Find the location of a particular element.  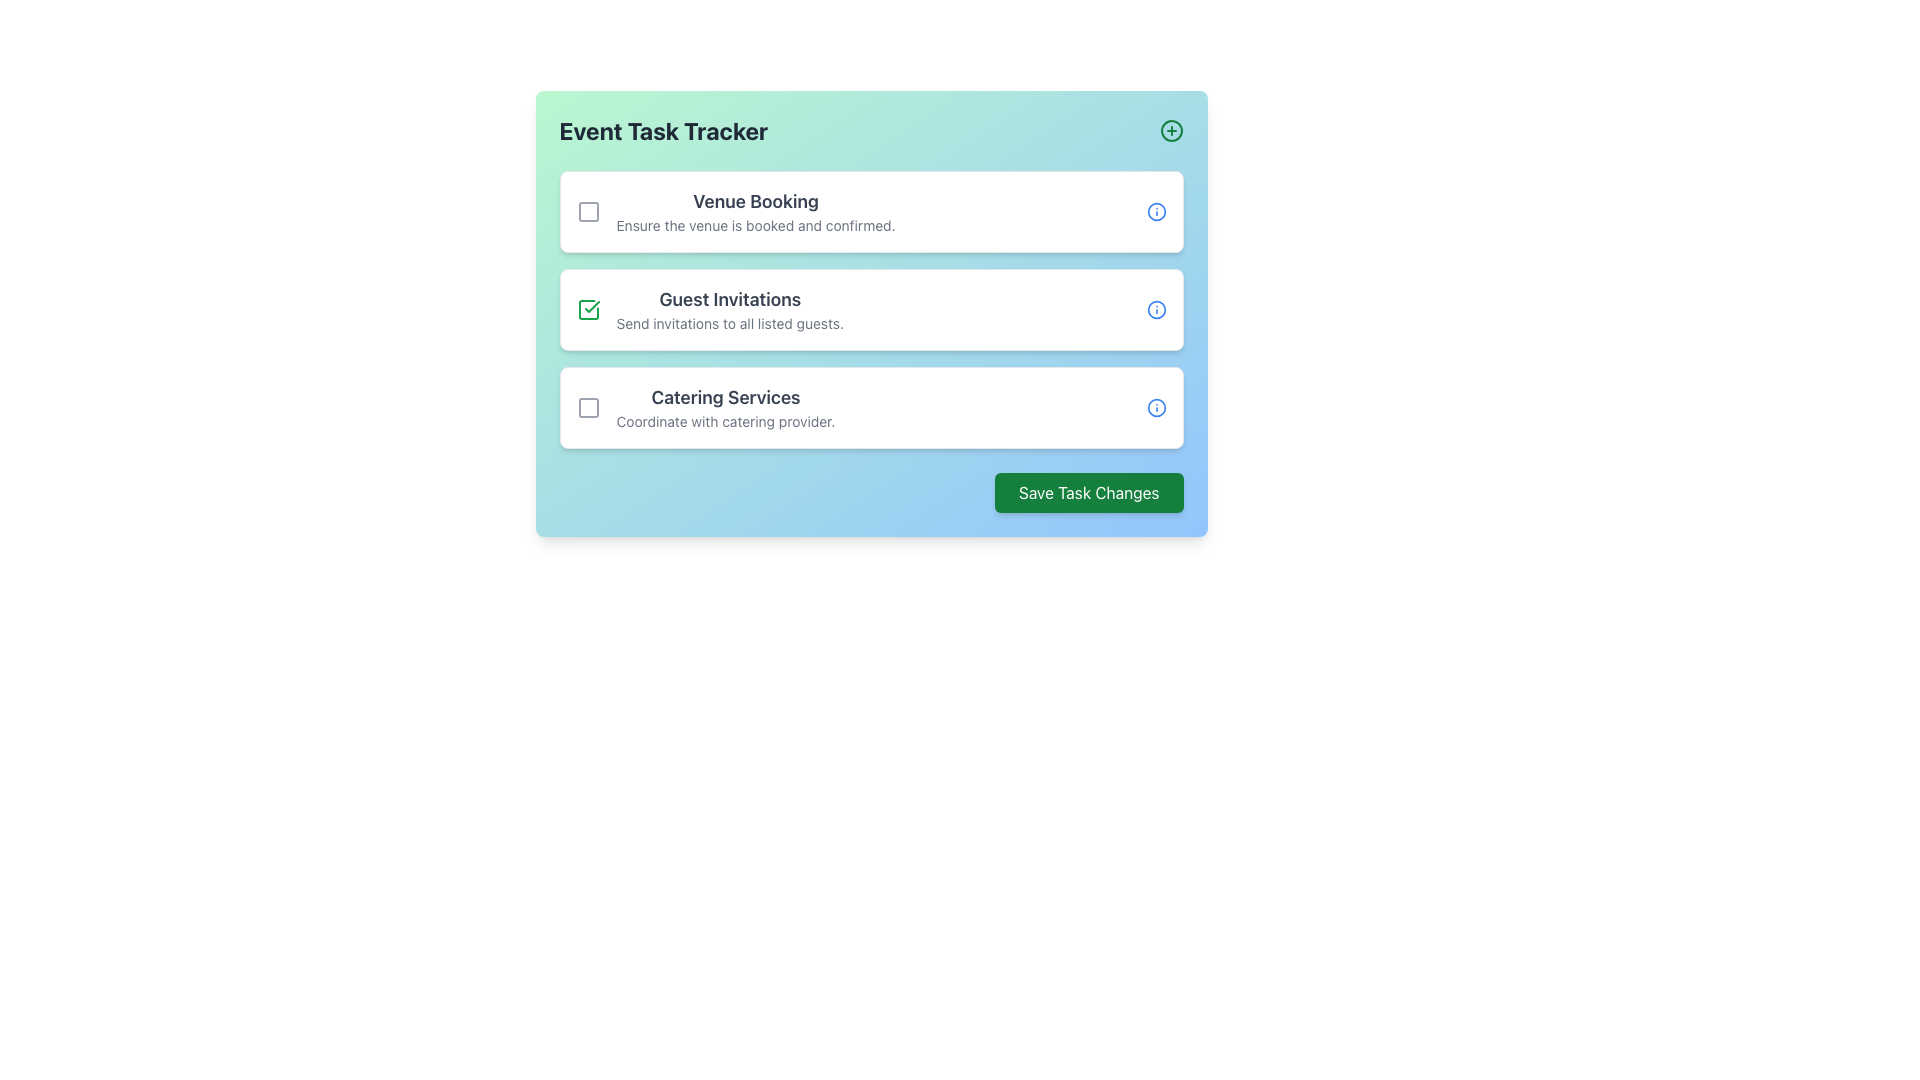

the explanatory text 'Ensure the venue is booked and confirmed.' which is styled with a smaller gray font and positioned directly below the heading 'Venue Booking' in the task tracker interface is located at coordinates (755, 225).